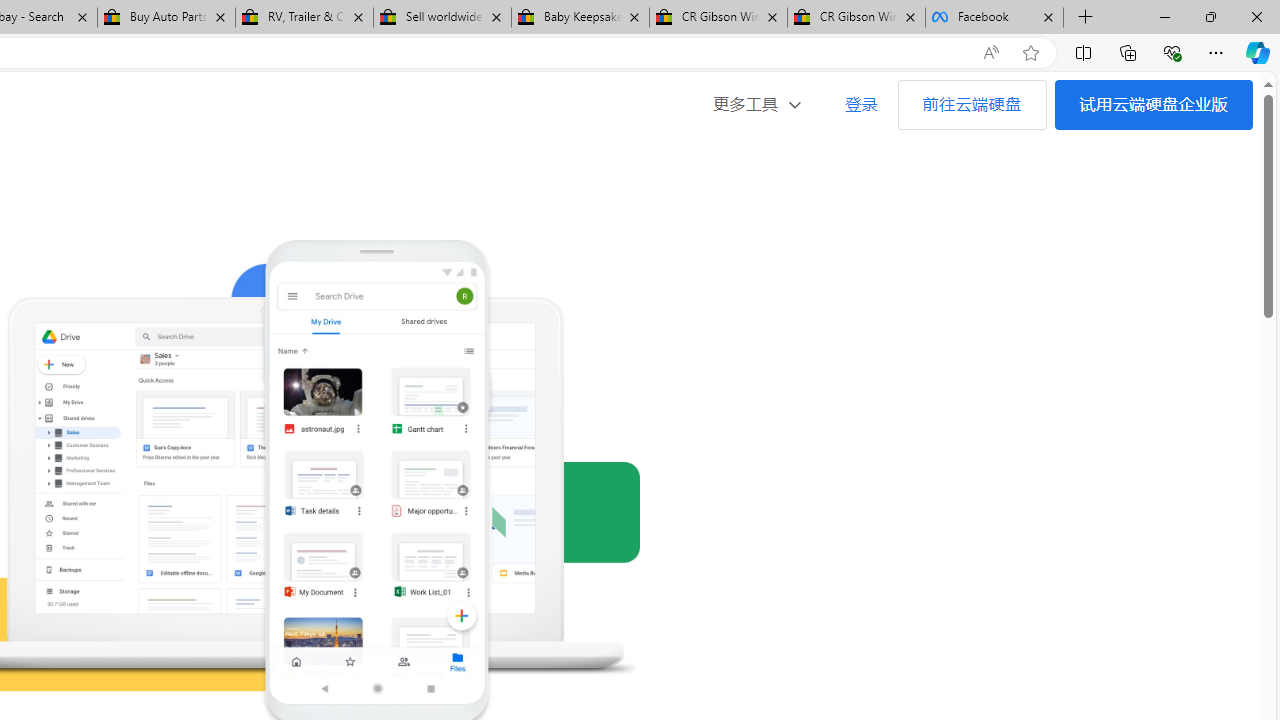 The height and width of the screenshot is (720, 1280). Describe the element at coordinates (167, 17) in the screenshot. I see `'Buy Auto Parts & Accessories | eBay'` at that location.